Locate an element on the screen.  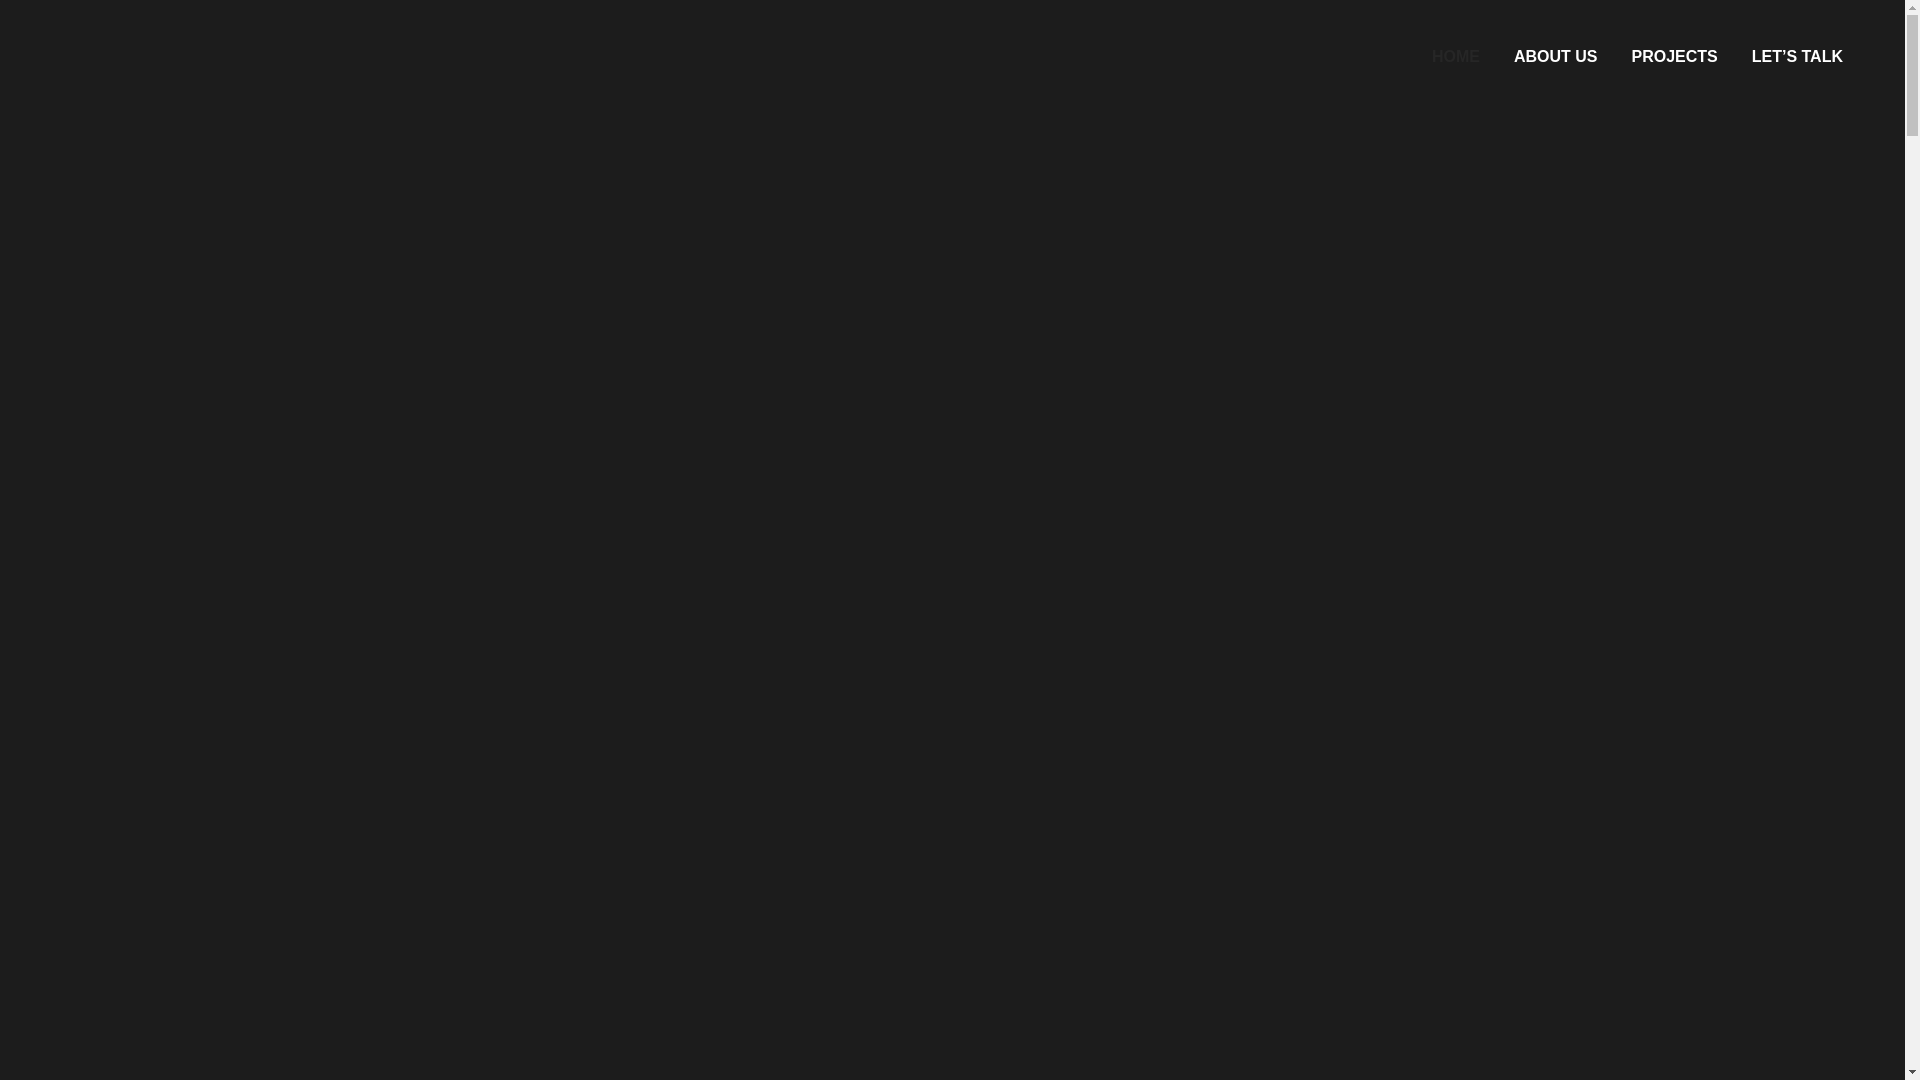
'PROJECTS' is located at coordinates (1674, 56).